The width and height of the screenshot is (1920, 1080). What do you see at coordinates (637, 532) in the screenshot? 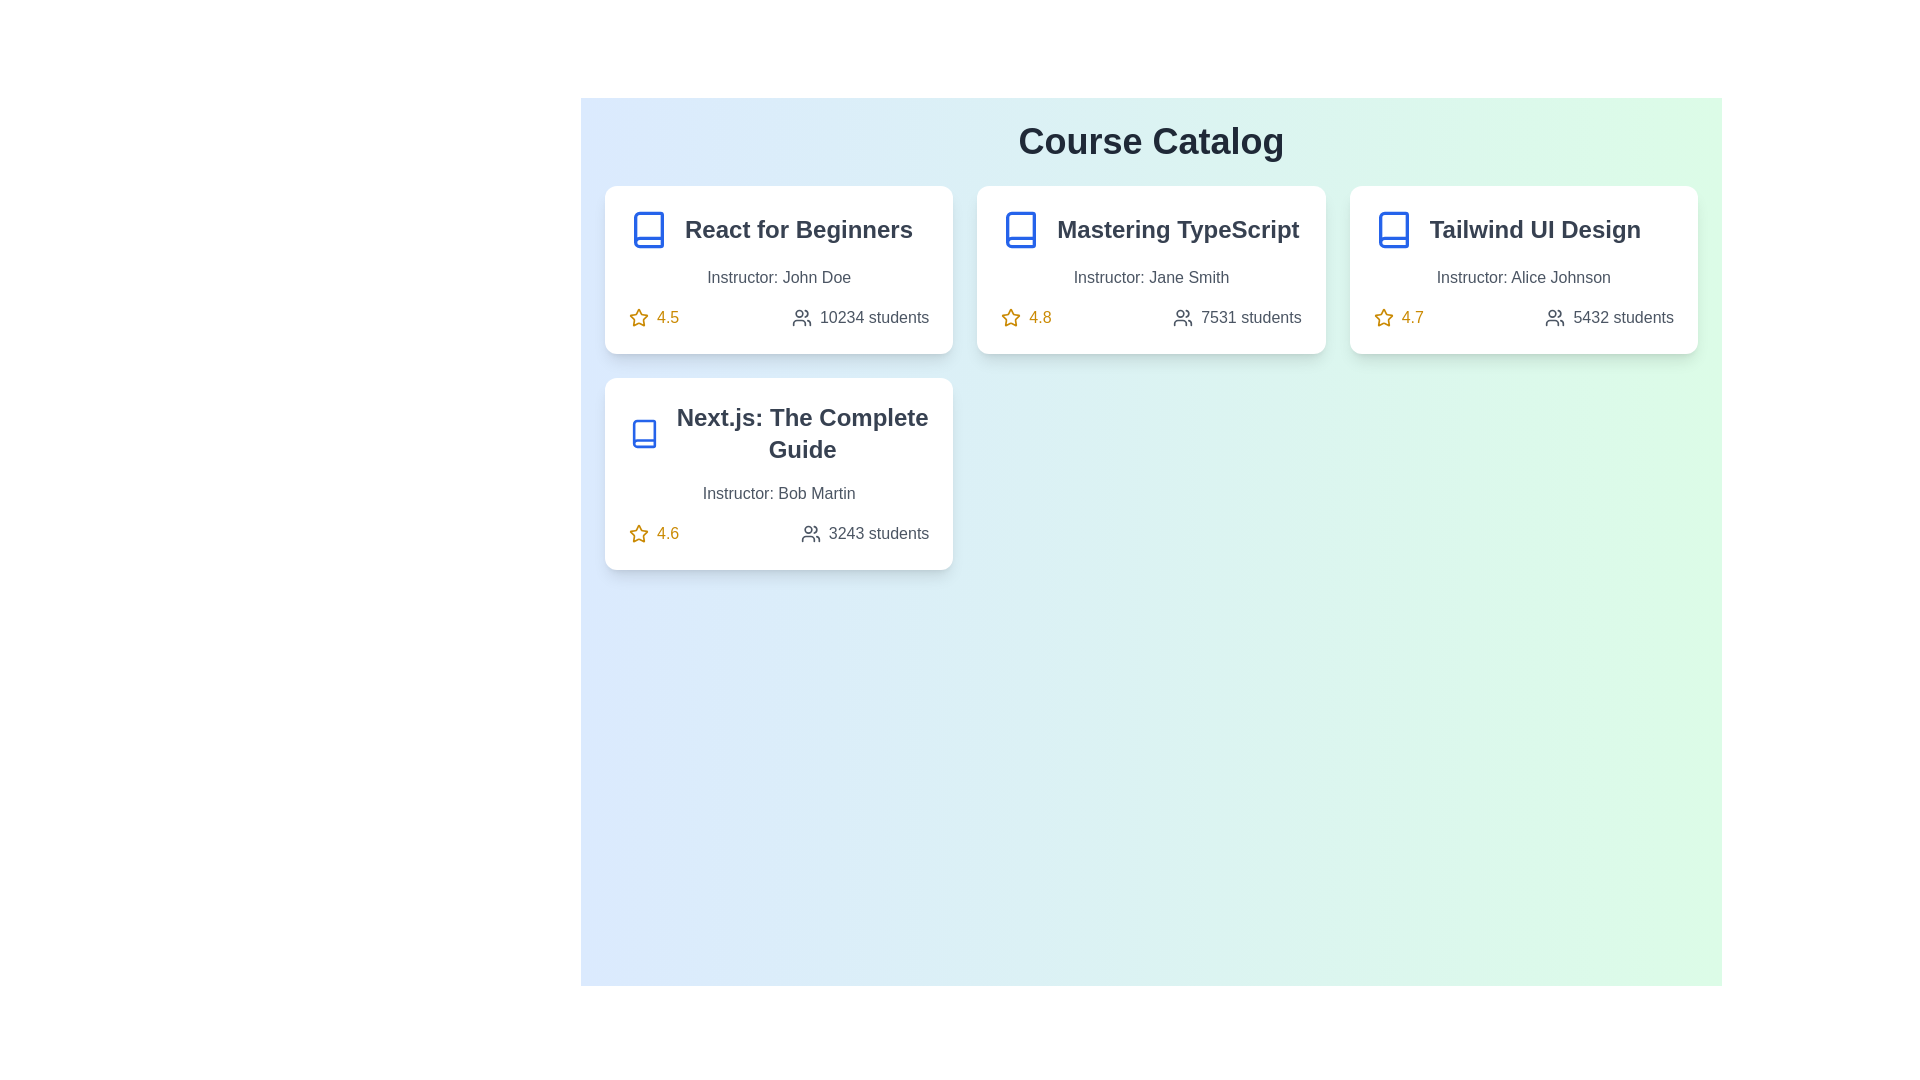
I see `the star icon representing the rating system for the 'Next.js: The Complete Guide' course` at bounding box center [637, 532].